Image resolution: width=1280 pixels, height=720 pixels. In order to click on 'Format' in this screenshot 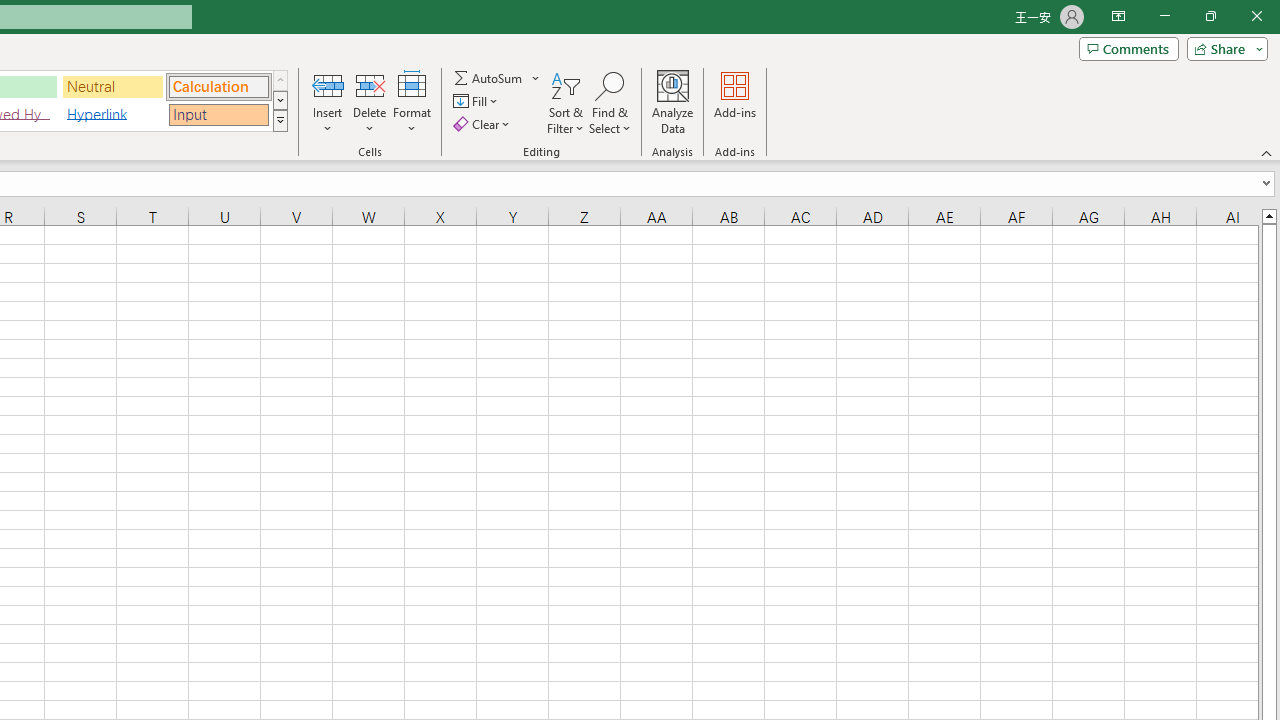, I will do `click(411, 103)`.